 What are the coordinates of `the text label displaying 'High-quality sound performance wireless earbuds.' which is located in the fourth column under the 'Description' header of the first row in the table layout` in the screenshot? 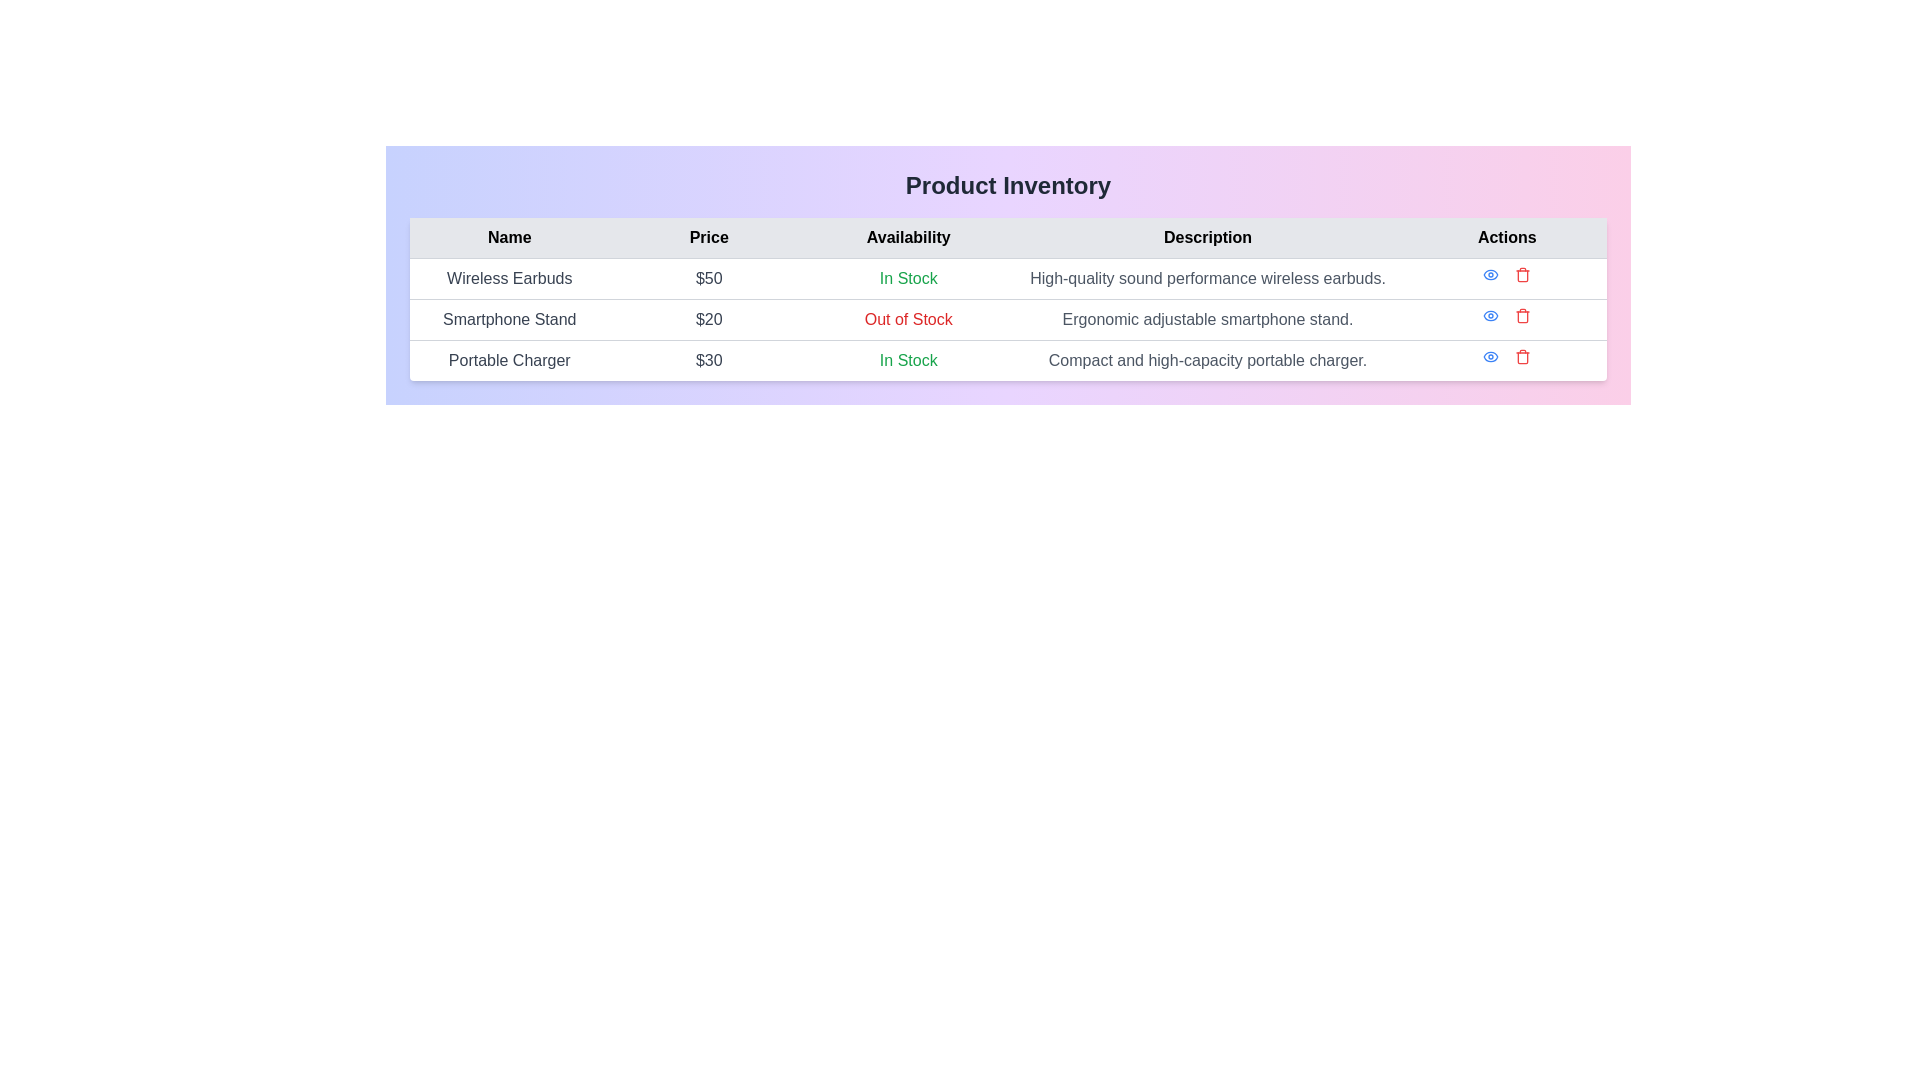 It's located at (1207, 278).